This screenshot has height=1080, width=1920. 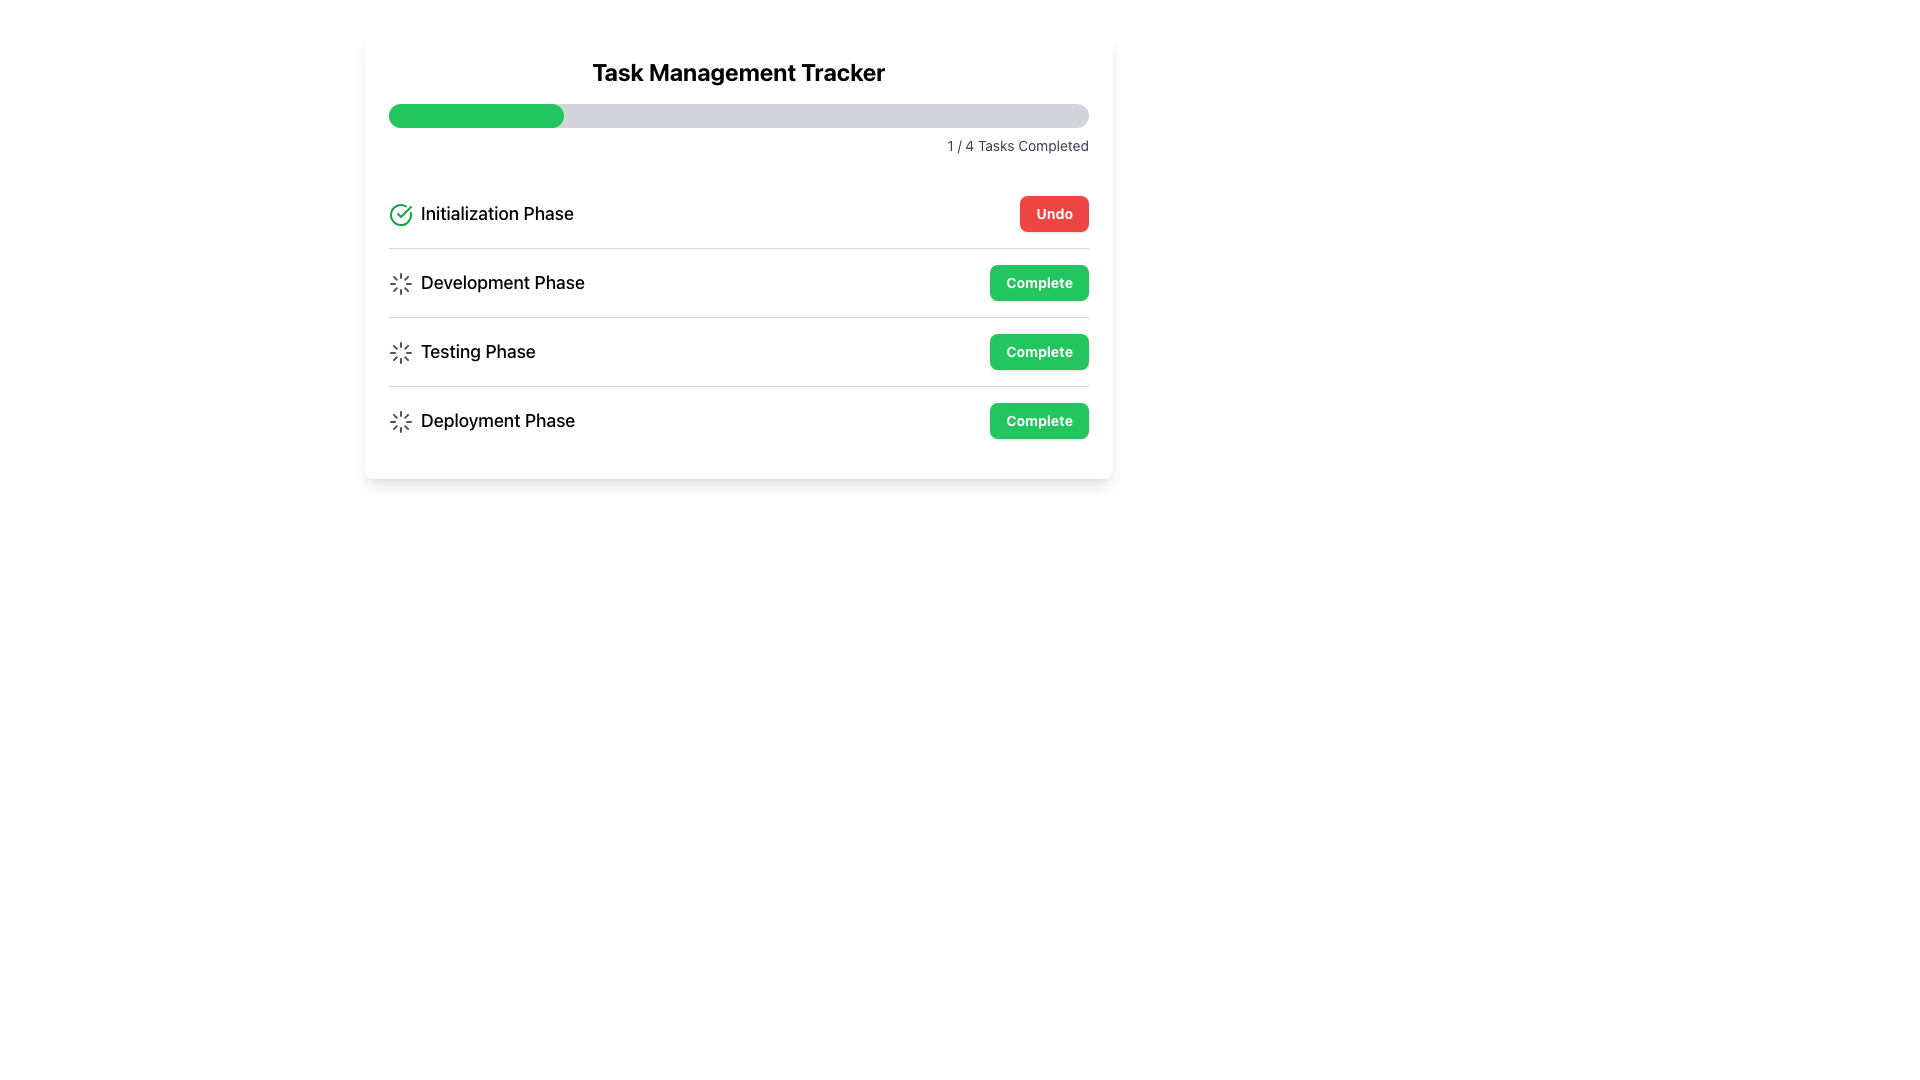 What do you see at coordinates (475, 115) in the screenshot?
I see `the green rectangular Progress Indicator that represents 25% of the progress bar, located below 'Task Management Tracker'` at bounding box center [475, 115].